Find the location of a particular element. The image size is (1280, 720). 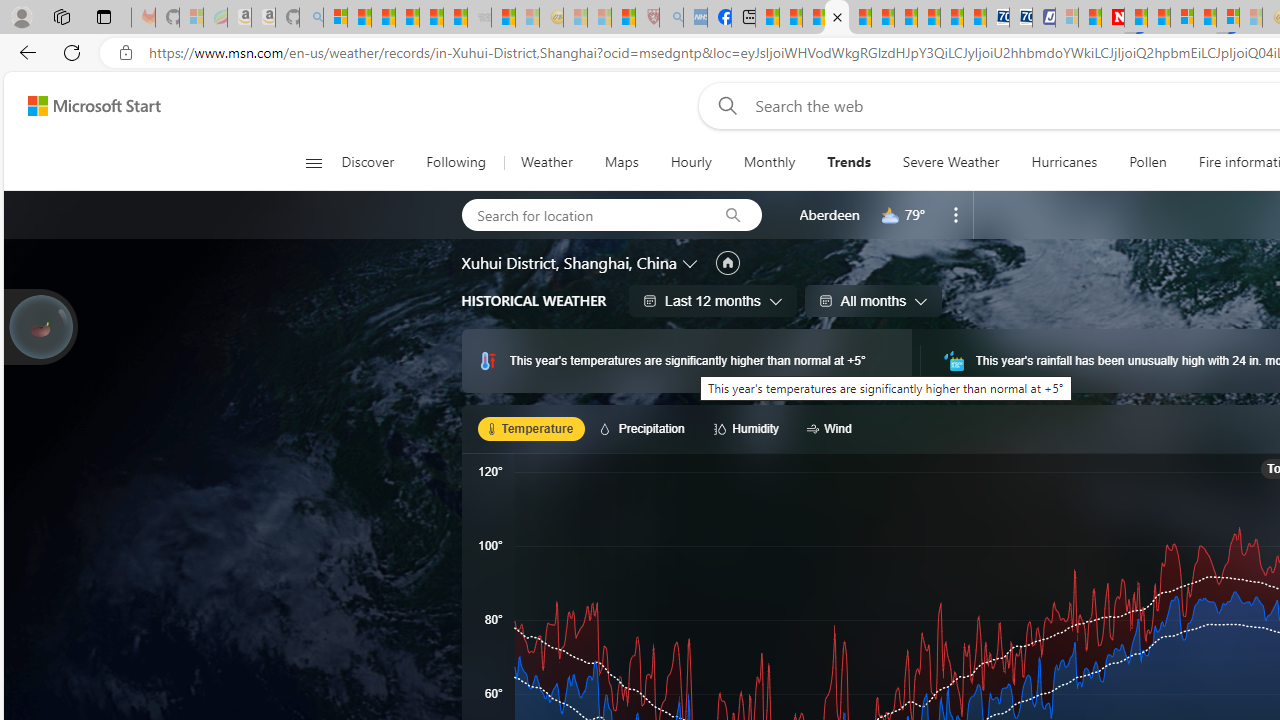

'Trends' is located at coordinates (848, 162).